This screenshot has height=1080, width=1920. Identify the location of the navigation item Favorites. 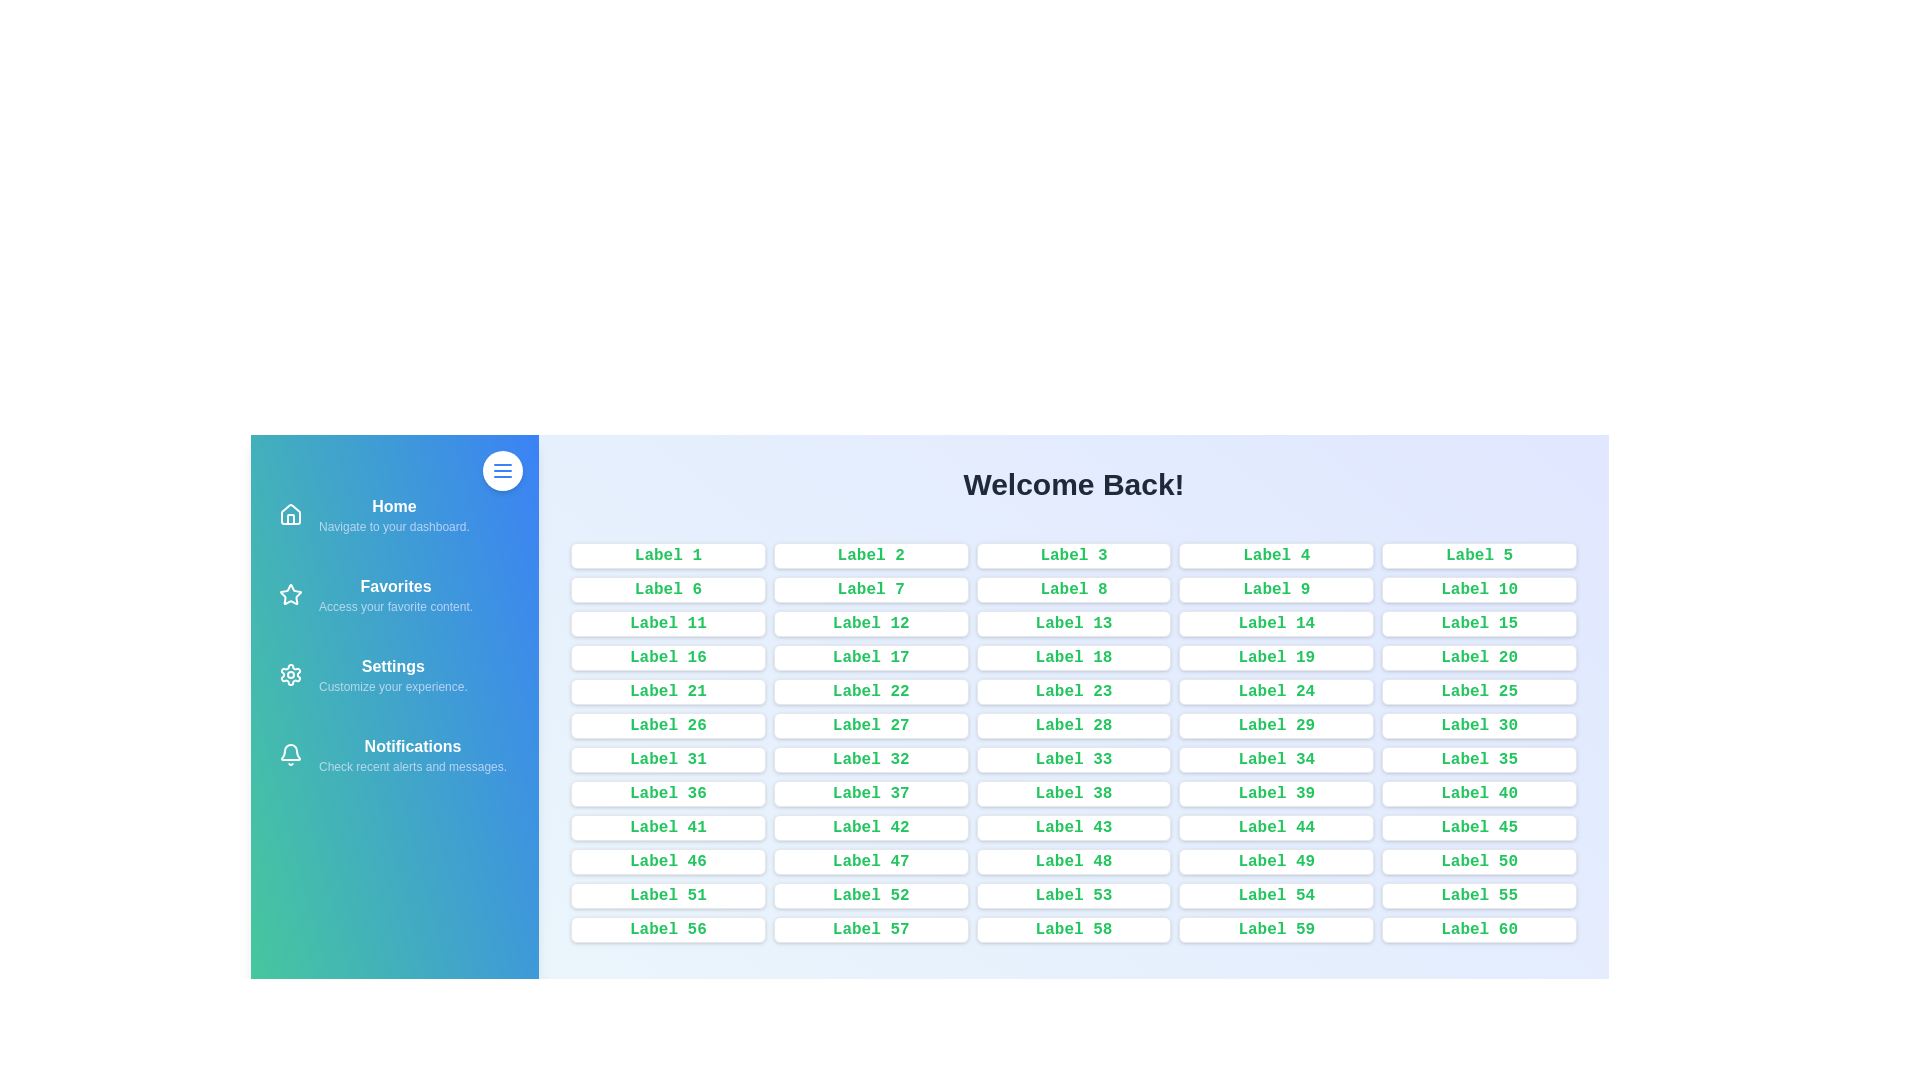
(394, 593).